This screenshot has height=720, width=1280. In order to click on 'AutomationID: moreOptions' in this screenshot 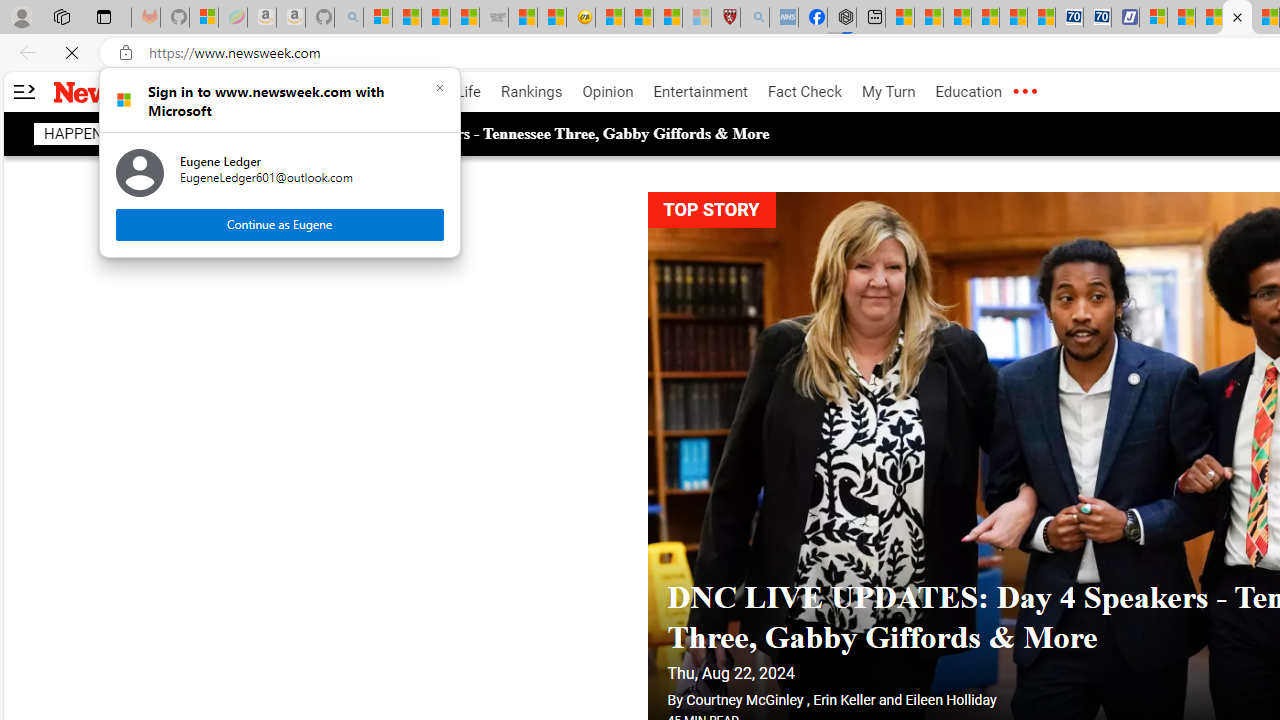, I will do `click(1024, 92)`.